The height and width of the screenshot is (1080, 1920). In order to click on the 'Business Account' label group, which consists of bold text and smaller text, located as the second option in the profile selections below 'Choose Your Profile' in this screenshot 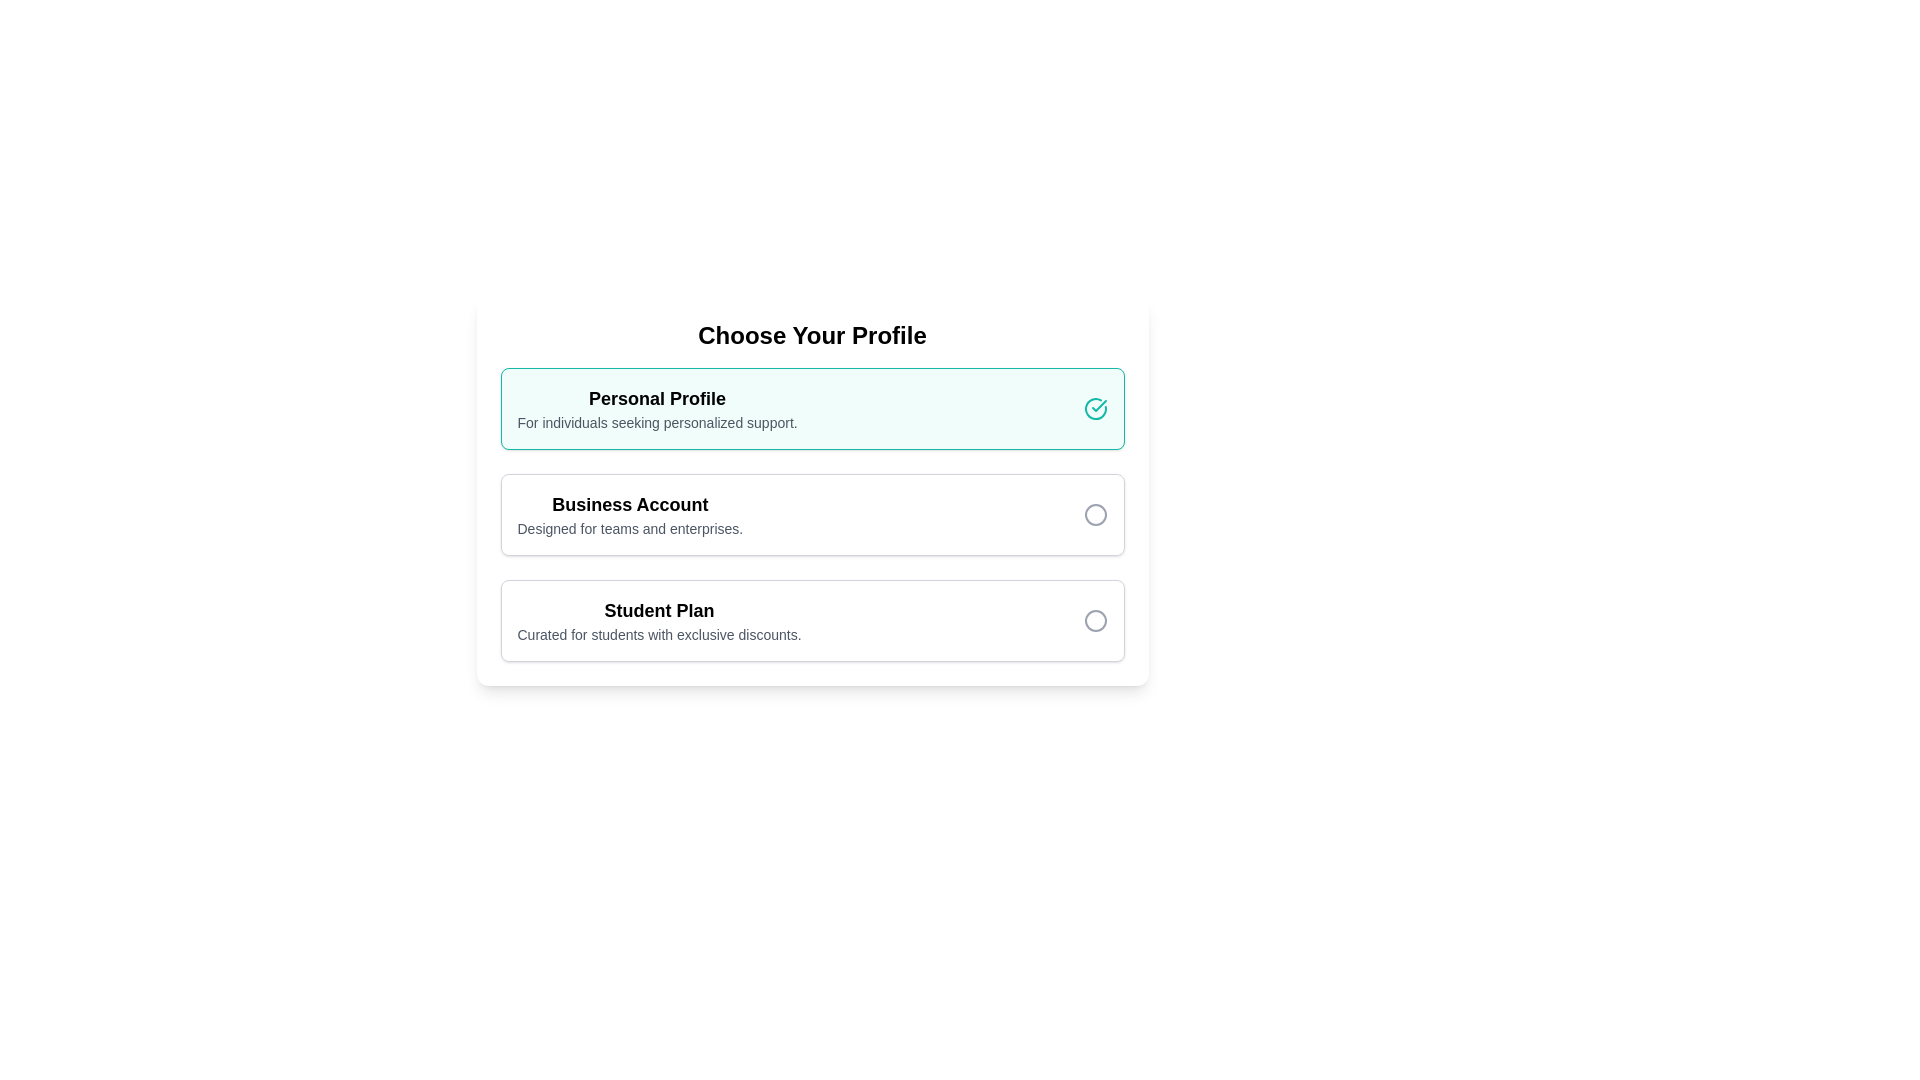, I will do `click(629, 514)`.